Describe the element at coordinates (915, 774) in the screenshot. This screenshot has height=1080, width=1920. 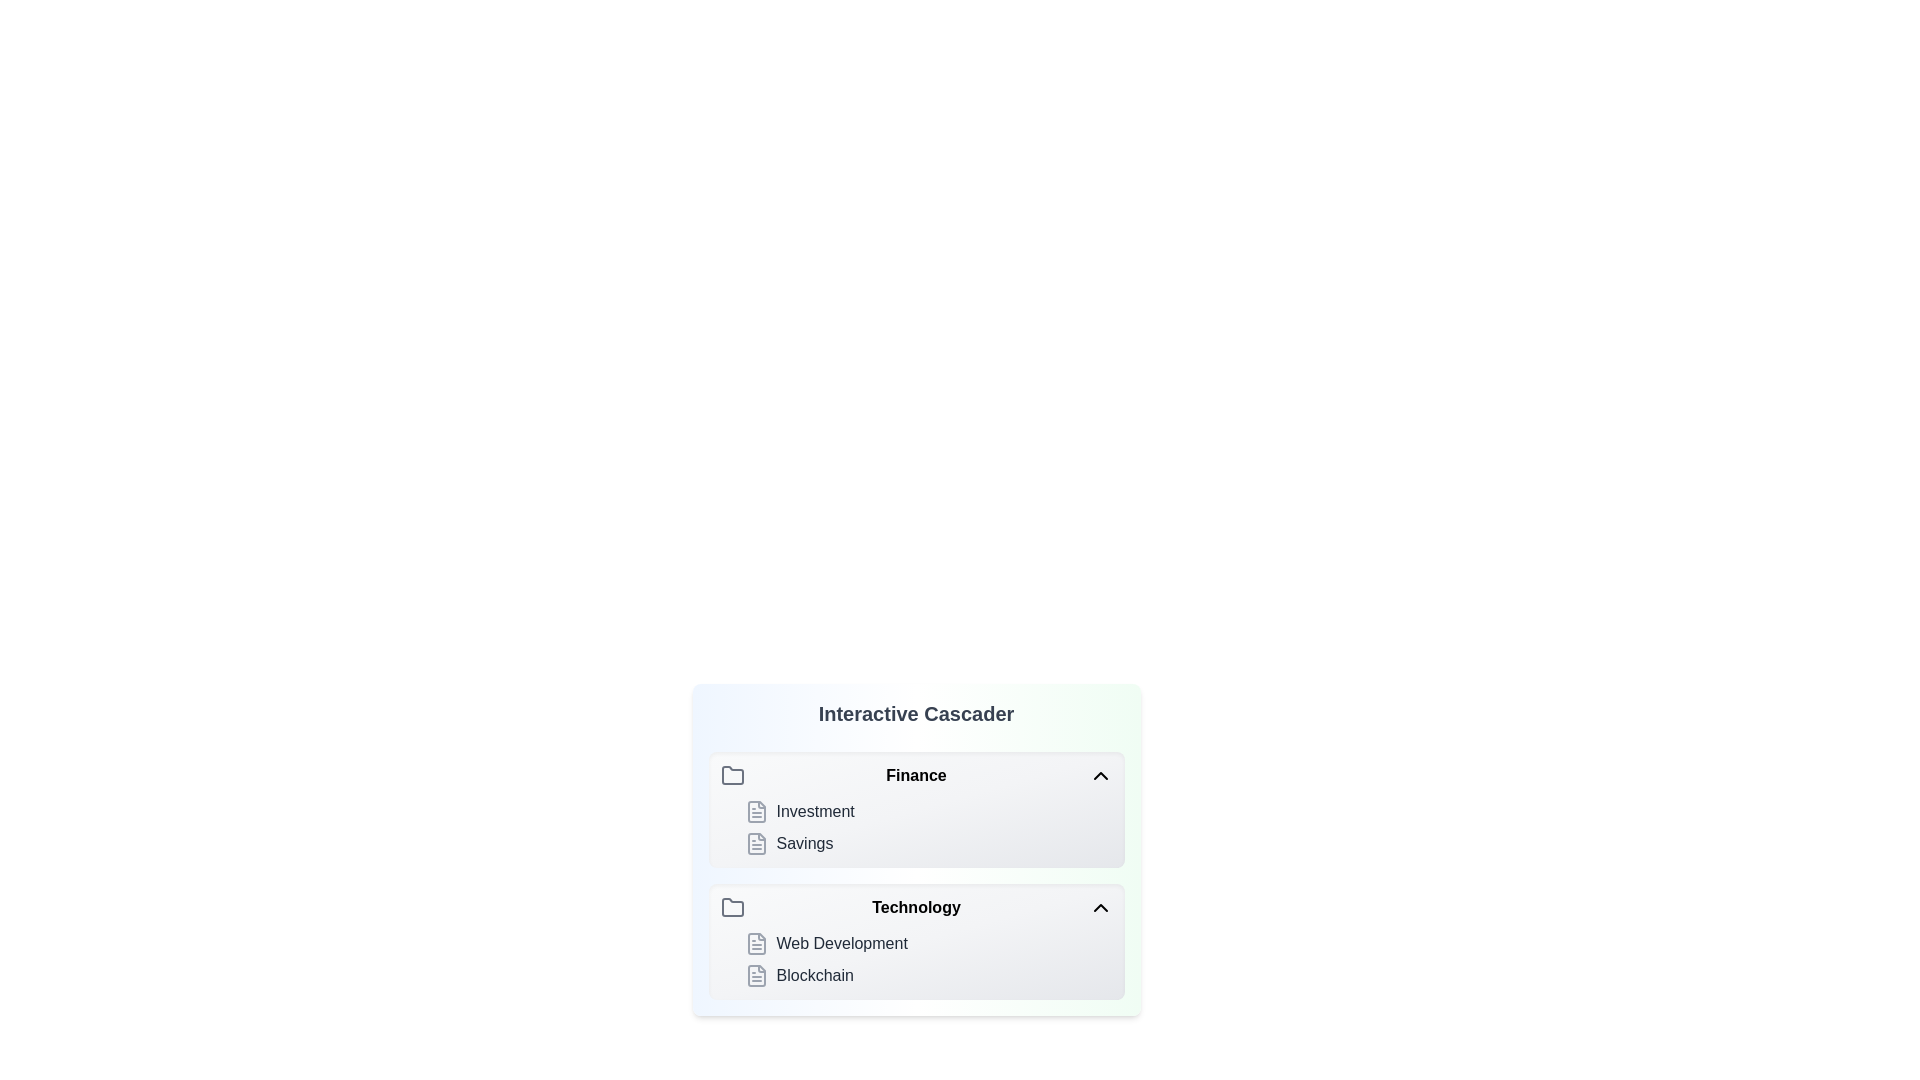
I see `the non-interactive text label representing the category header titled 'Finance' within the hierarchical list` at that location.